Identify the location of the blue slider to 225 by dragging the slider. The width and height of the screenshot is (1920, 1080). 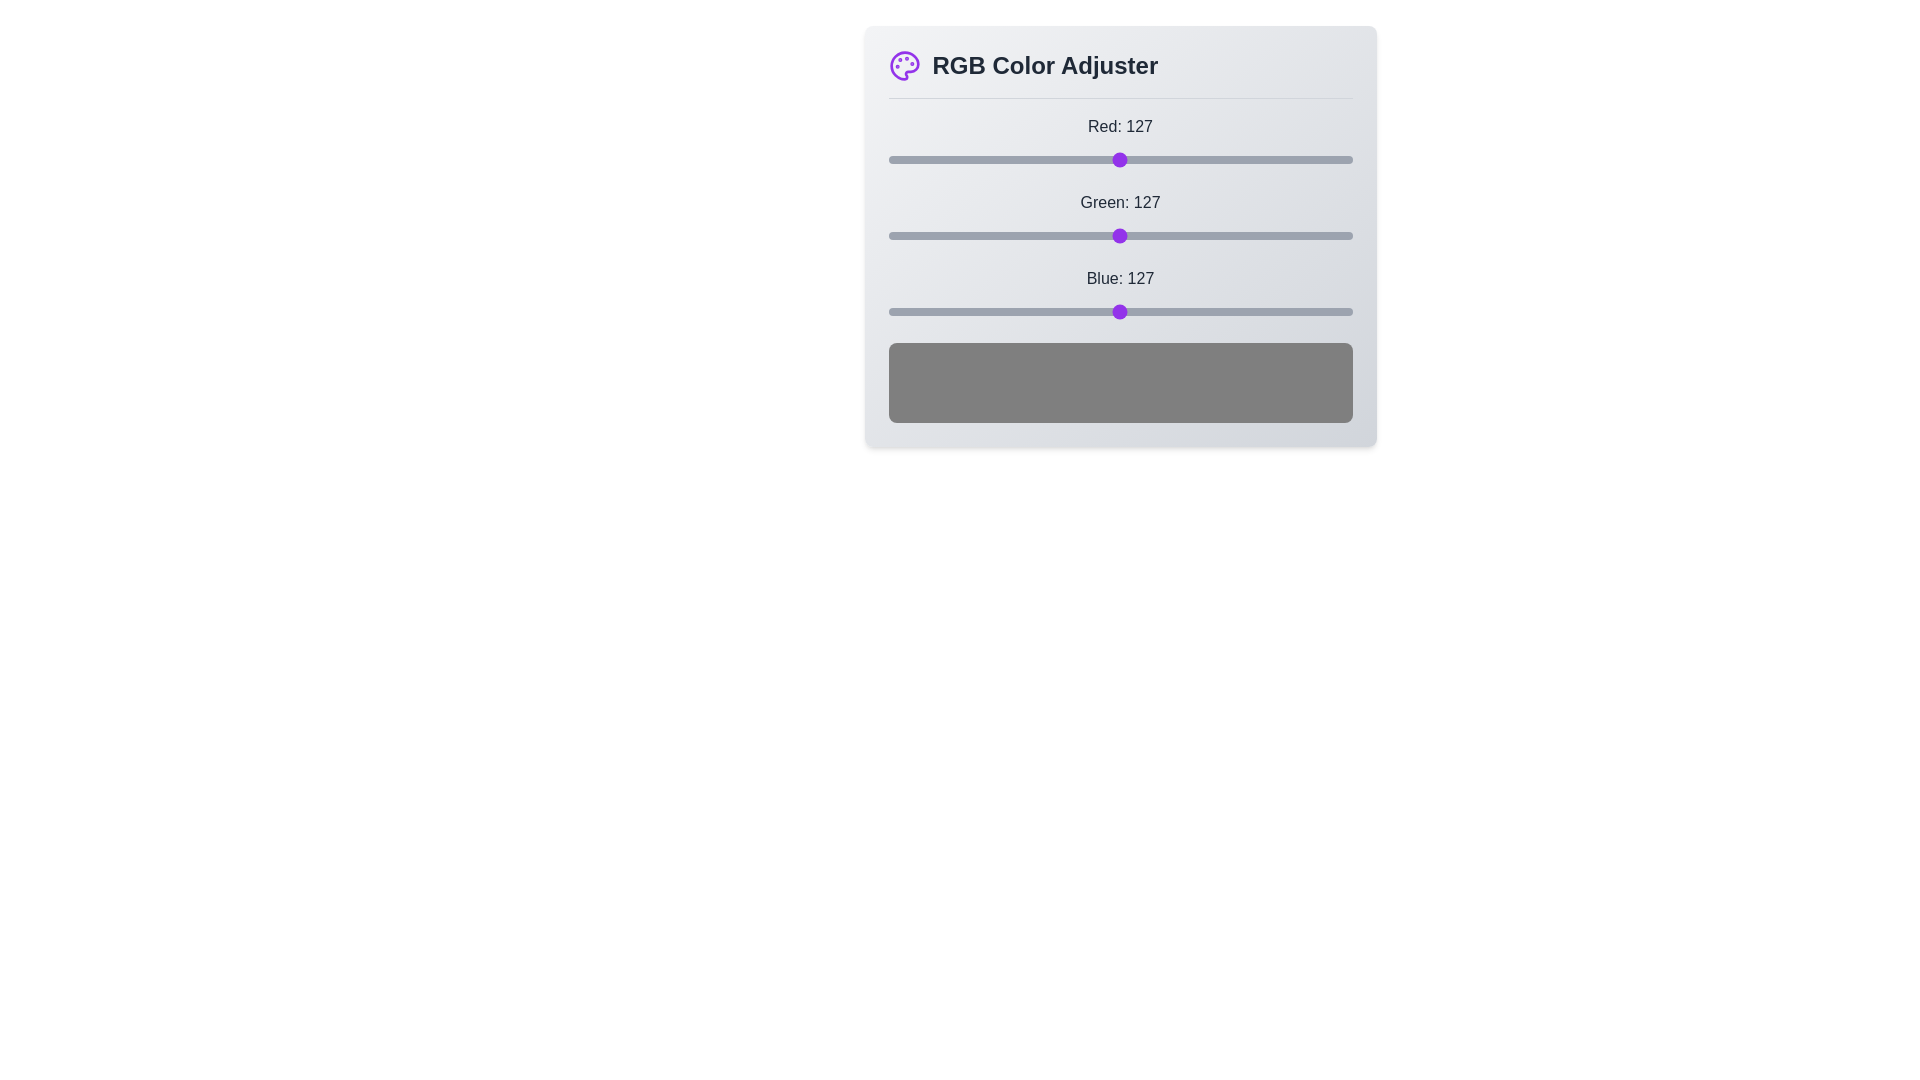
(1297, 312).